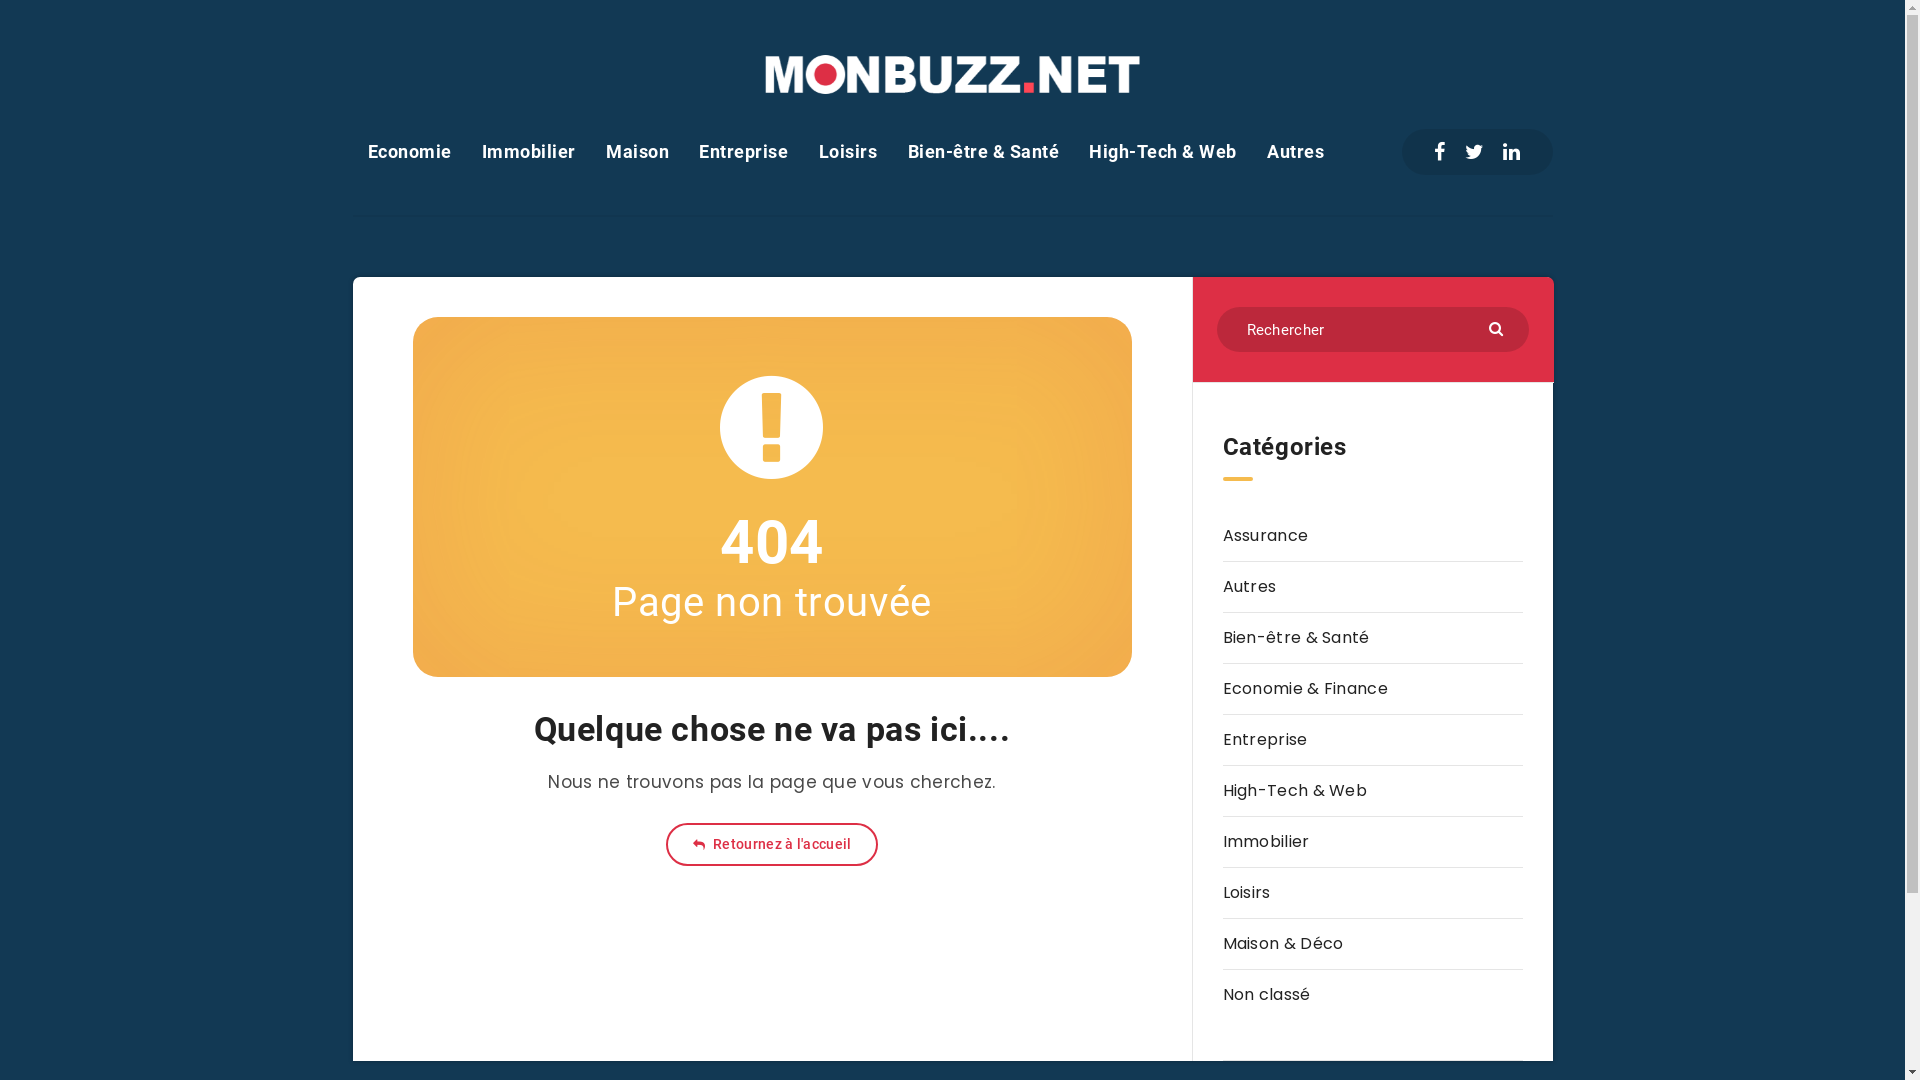 The width and height of the screenshot is (1920, 1080). I want to click on 'Immobilier', so click(528, 150).